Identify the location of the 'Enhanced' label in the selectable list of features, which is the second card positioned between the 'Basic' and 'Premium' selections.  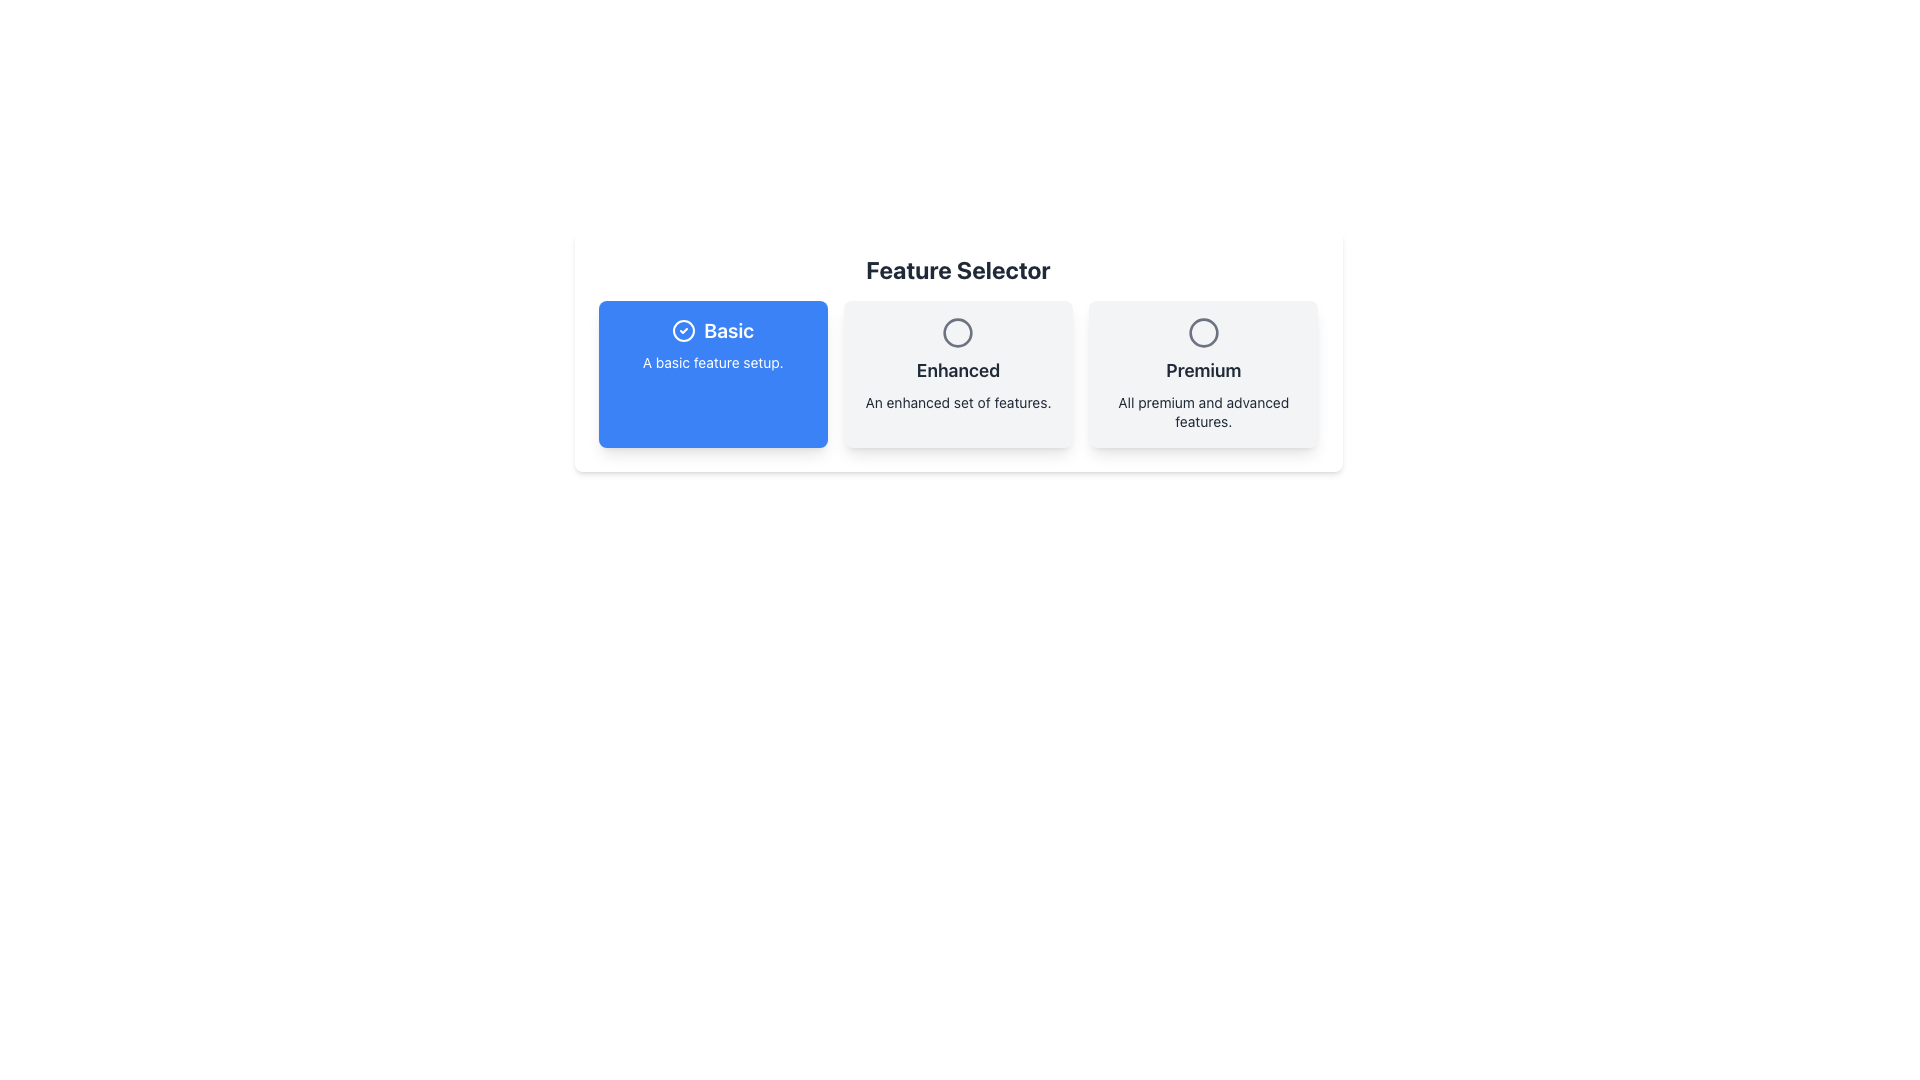
(957, 370).